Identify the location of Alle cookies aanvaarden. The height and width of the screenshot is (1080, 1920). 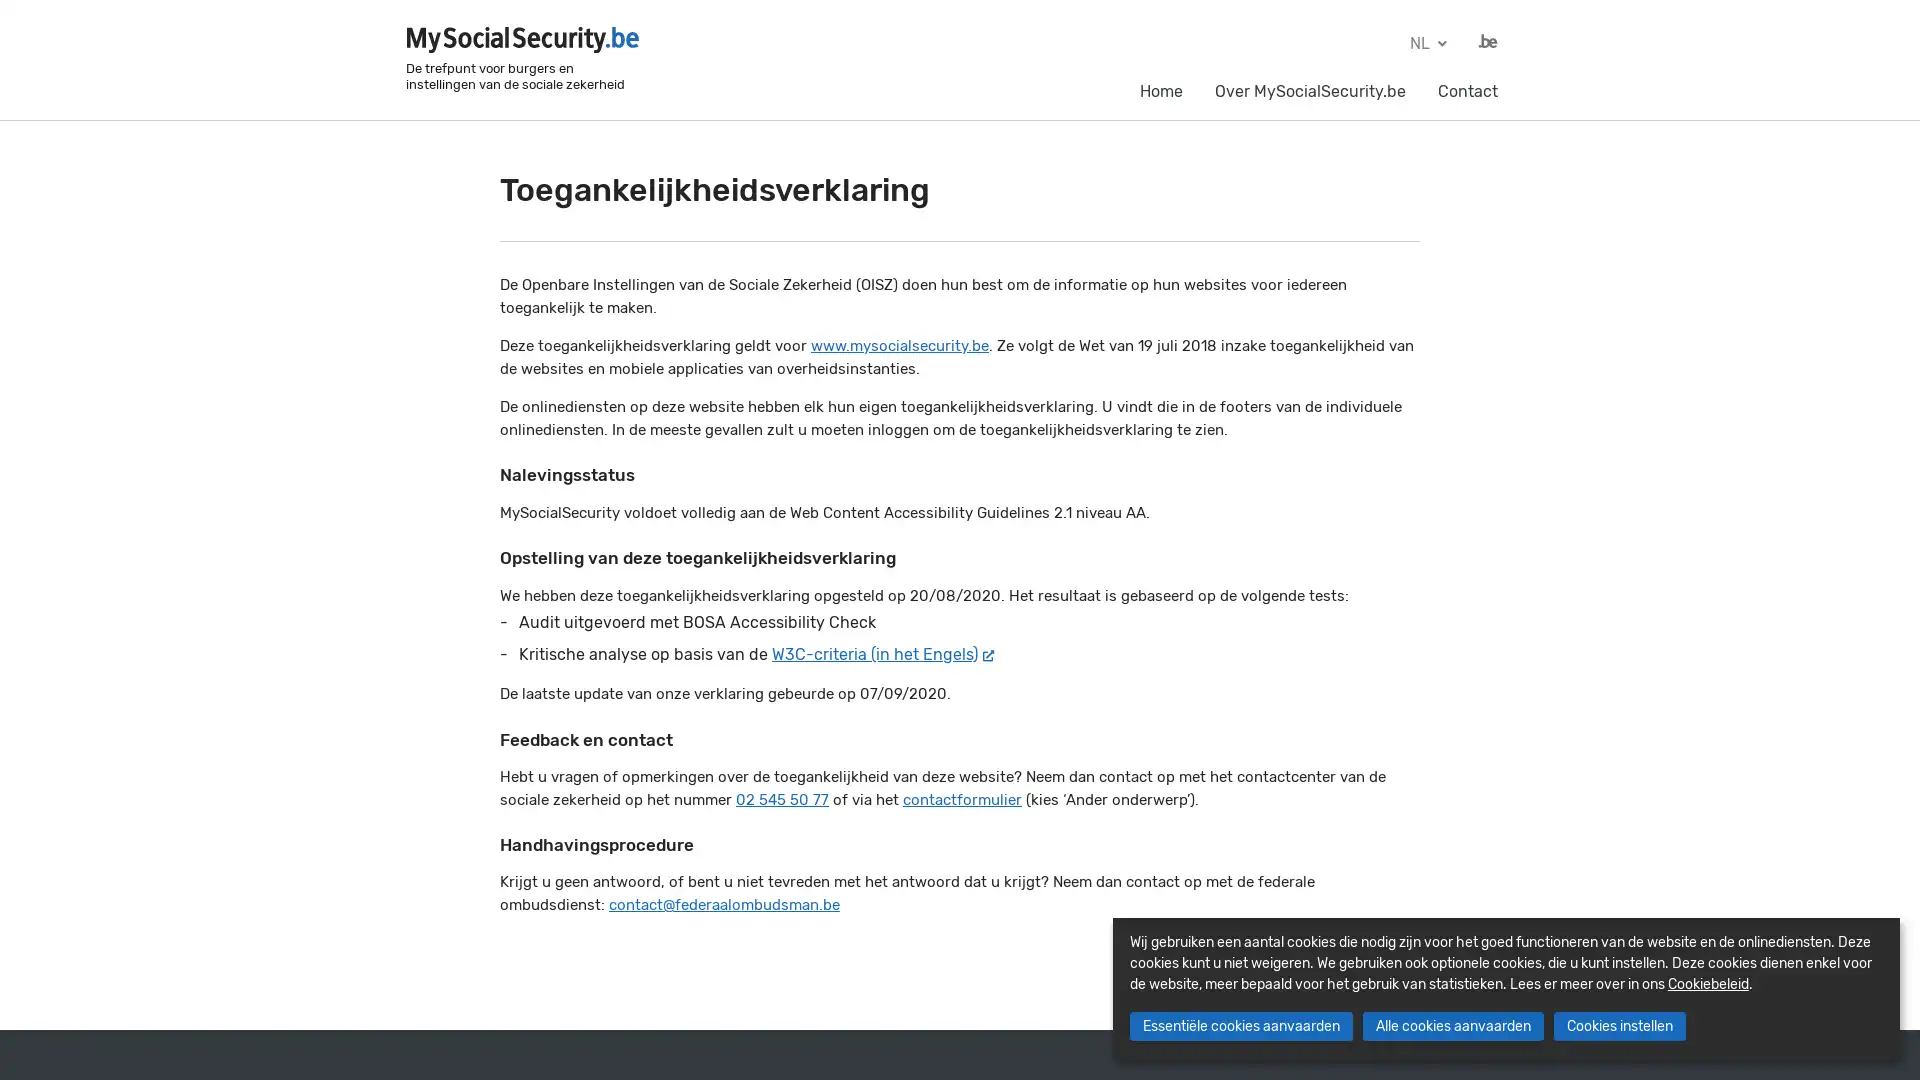
(1452, 1026).